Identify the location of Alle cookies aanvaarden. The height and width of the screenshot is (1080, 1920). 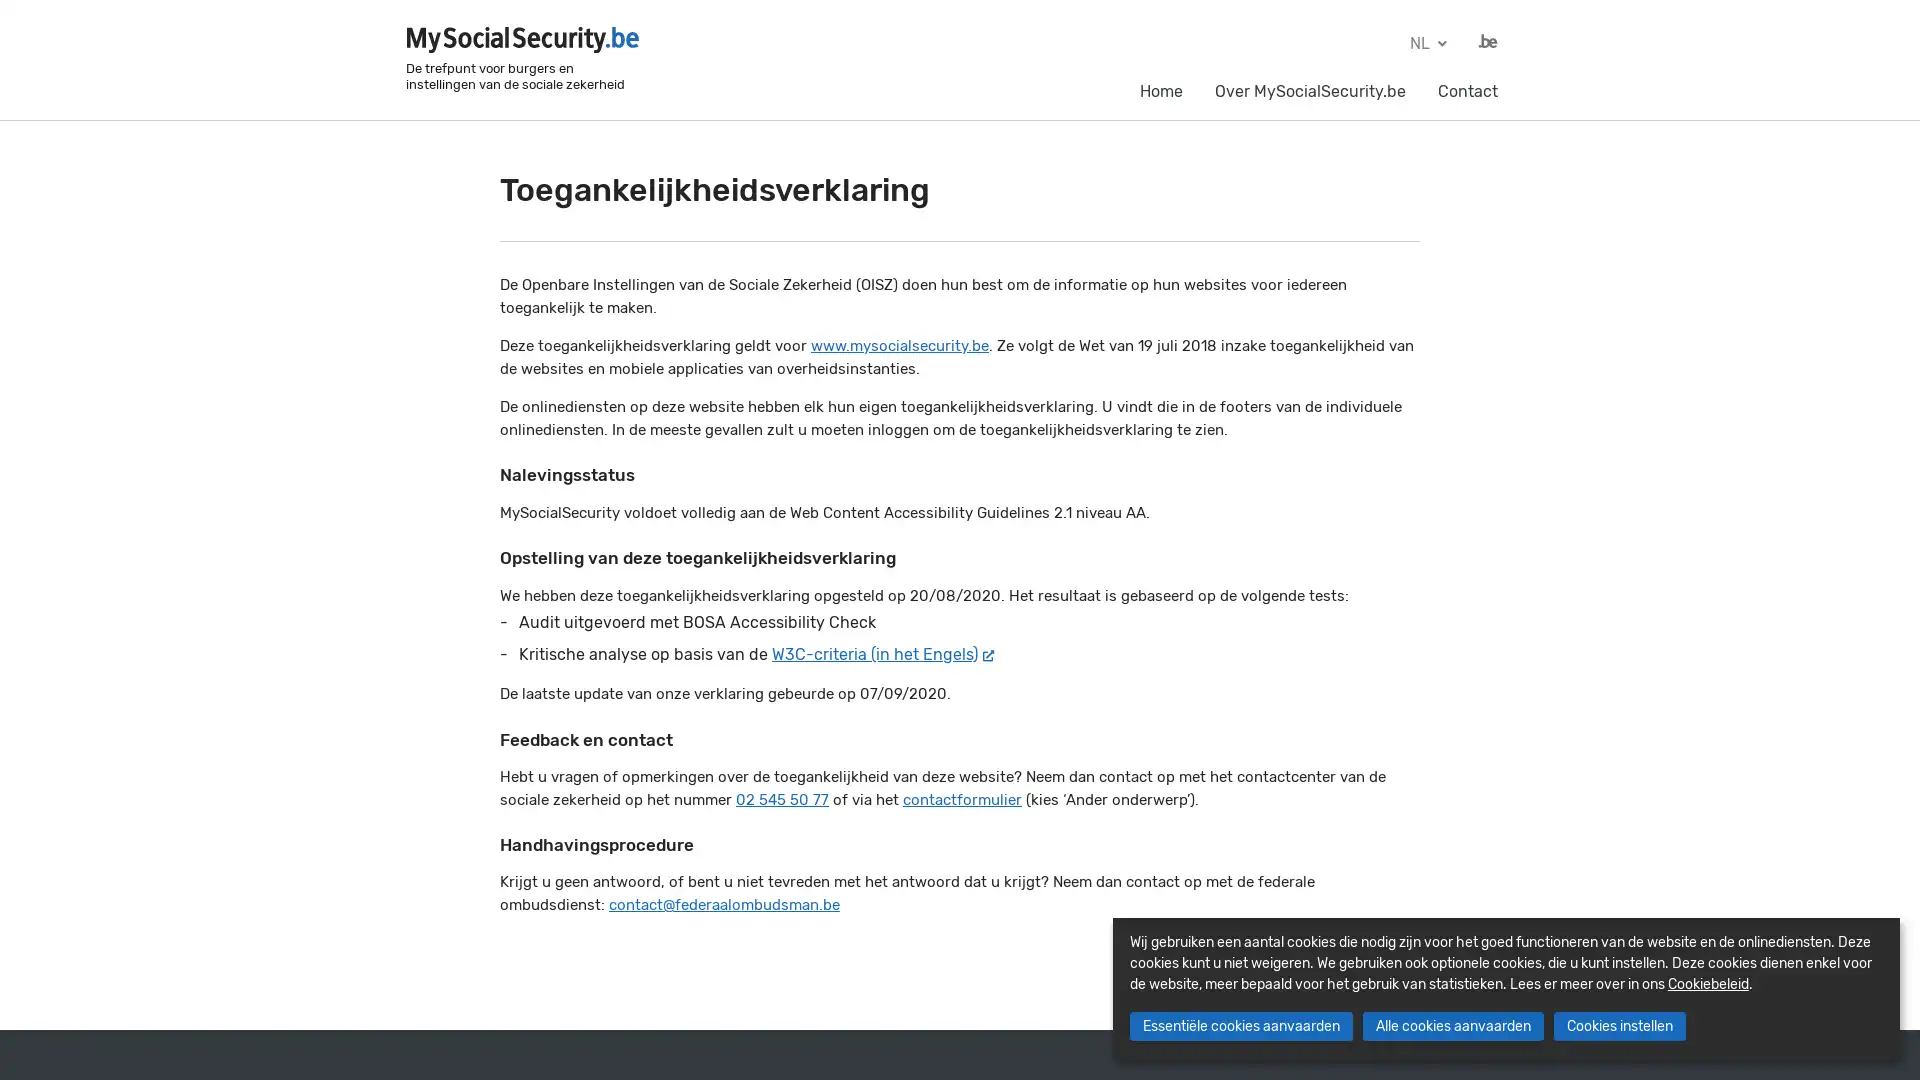
(1452, 1026).